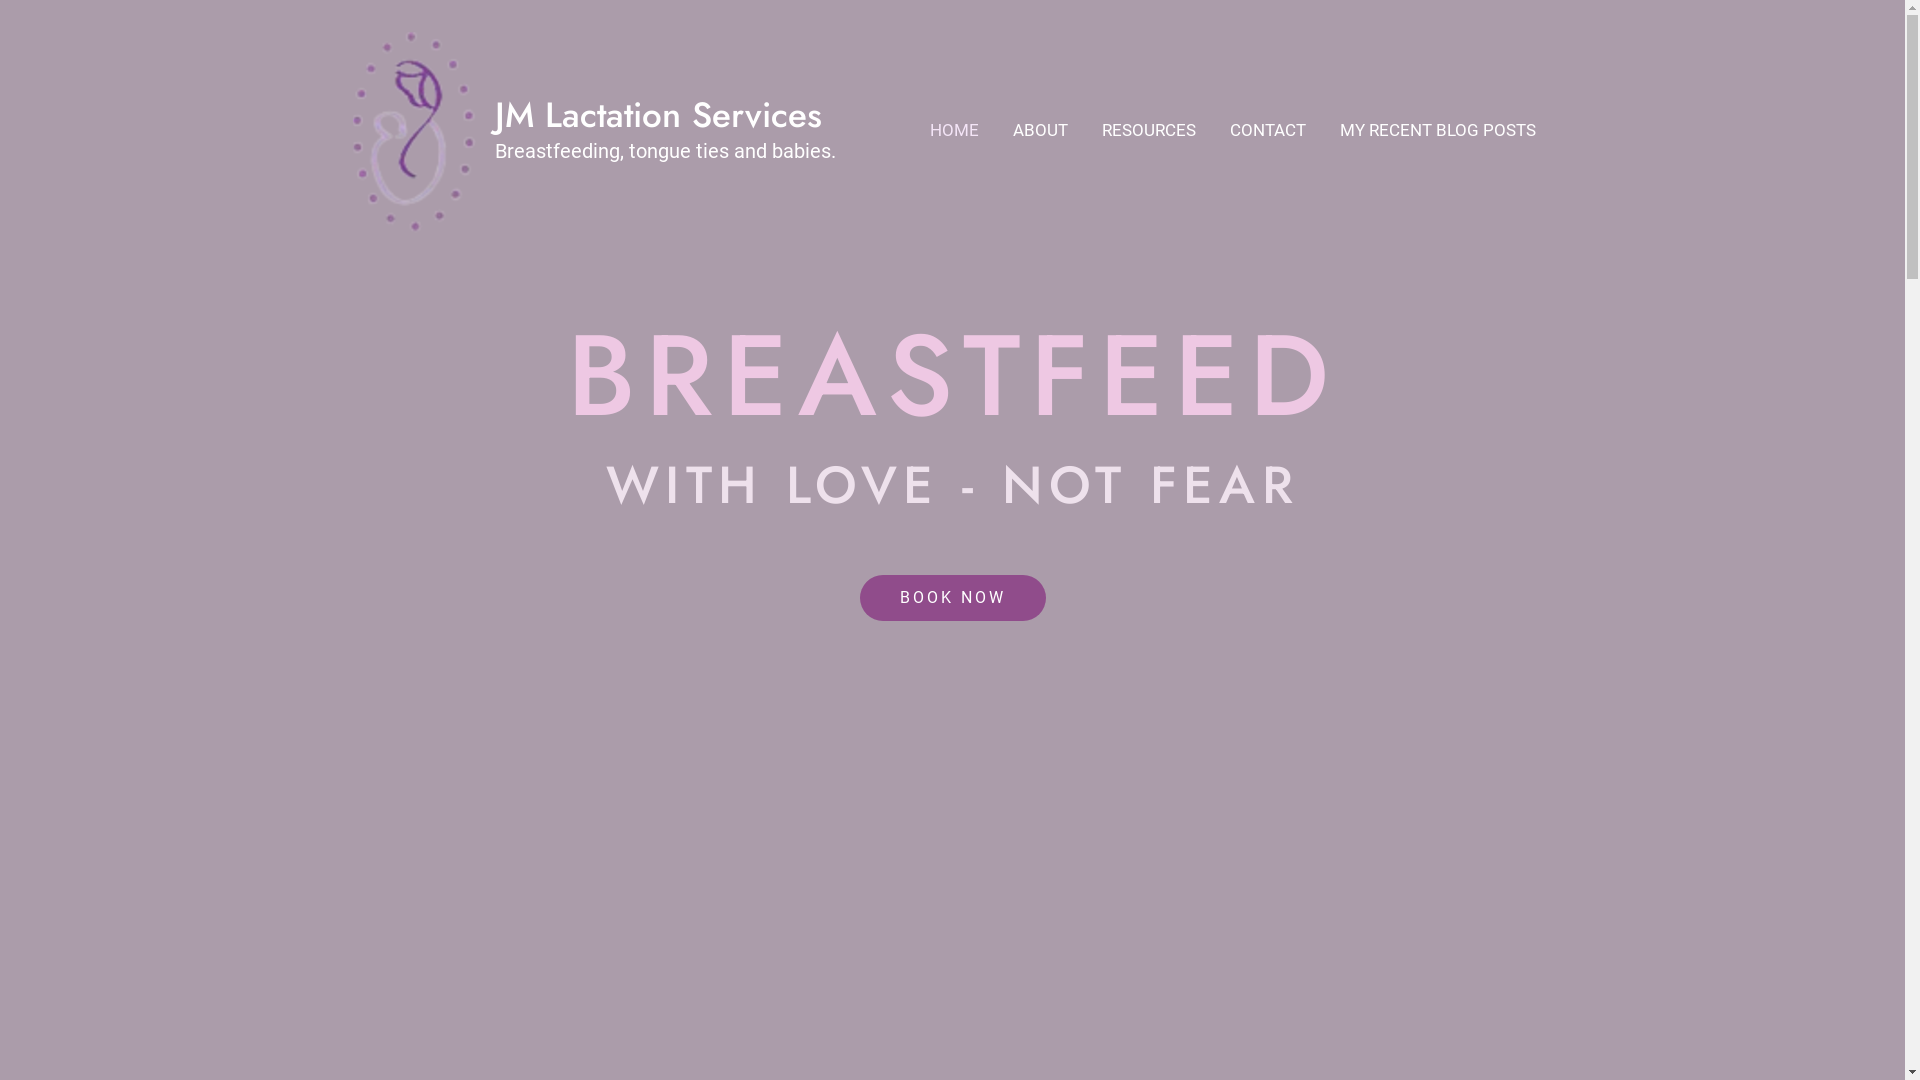 The image size is (1920, 1080). I want to click on 'BOOK NOW', so click(952, 596).